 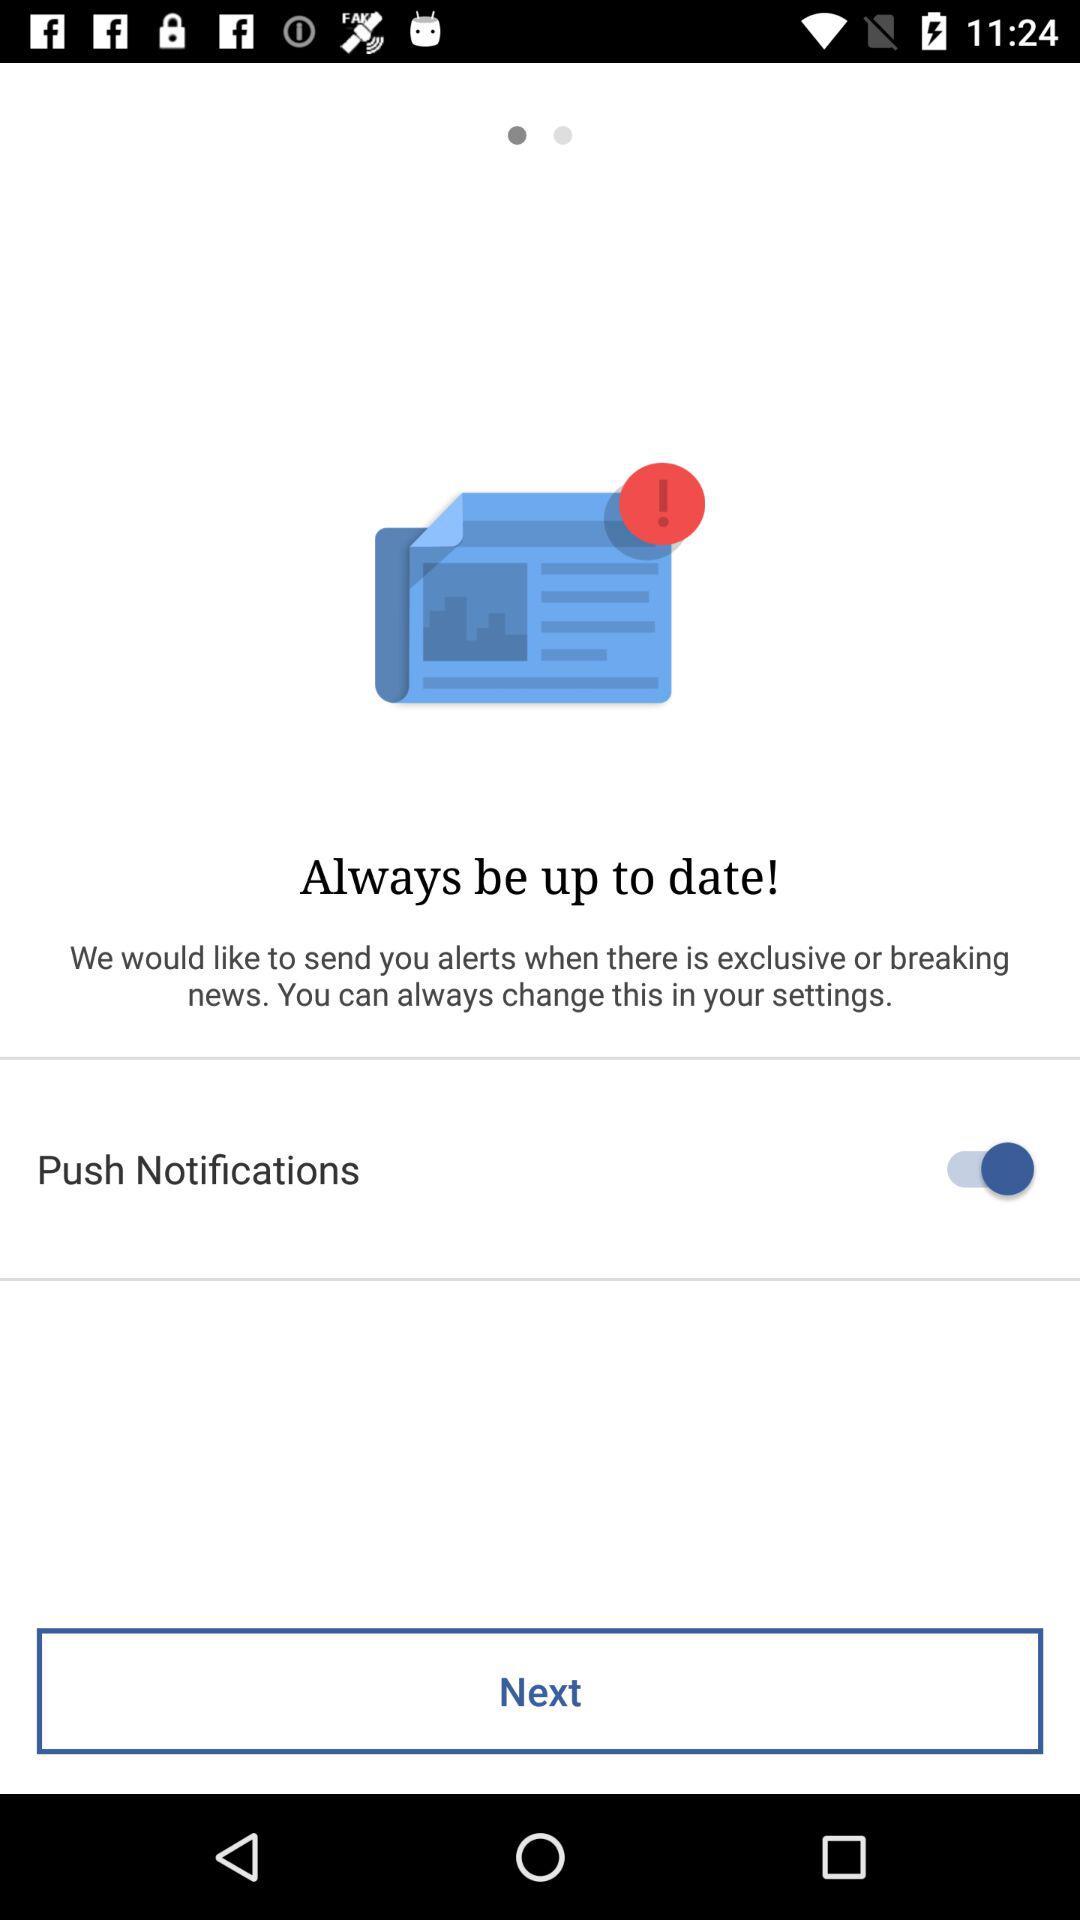 I want to click on the push notifications, so click(x=540, y=1168).